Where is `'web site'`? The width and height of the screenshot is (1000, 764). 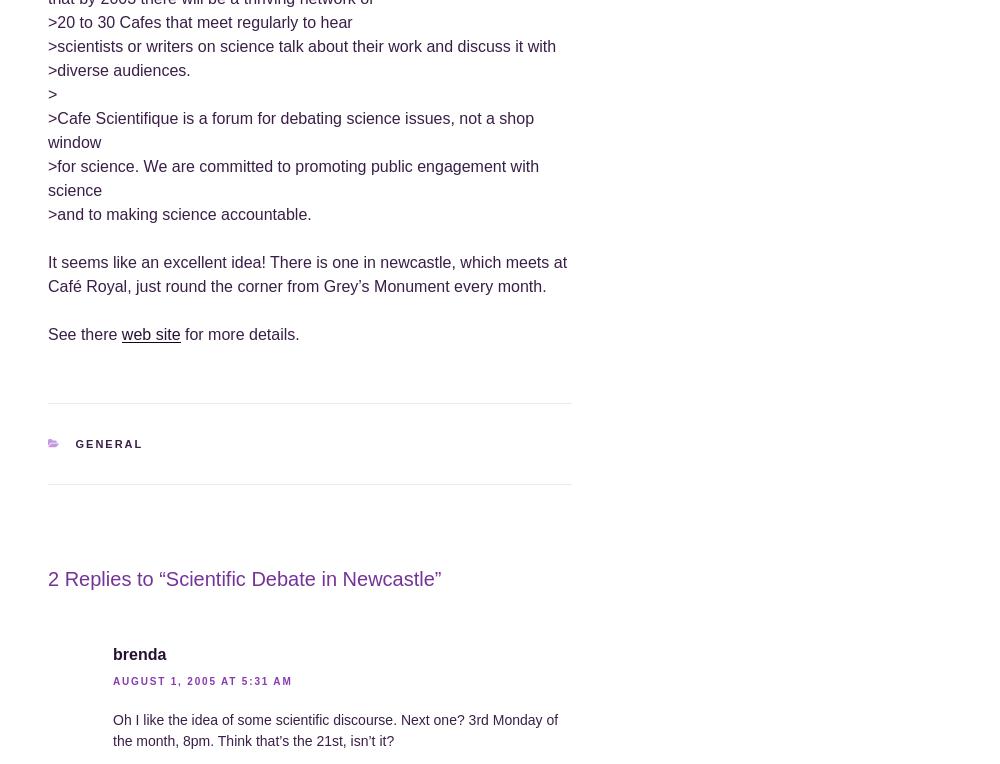 'web site' is located at coordinates (150, 332).